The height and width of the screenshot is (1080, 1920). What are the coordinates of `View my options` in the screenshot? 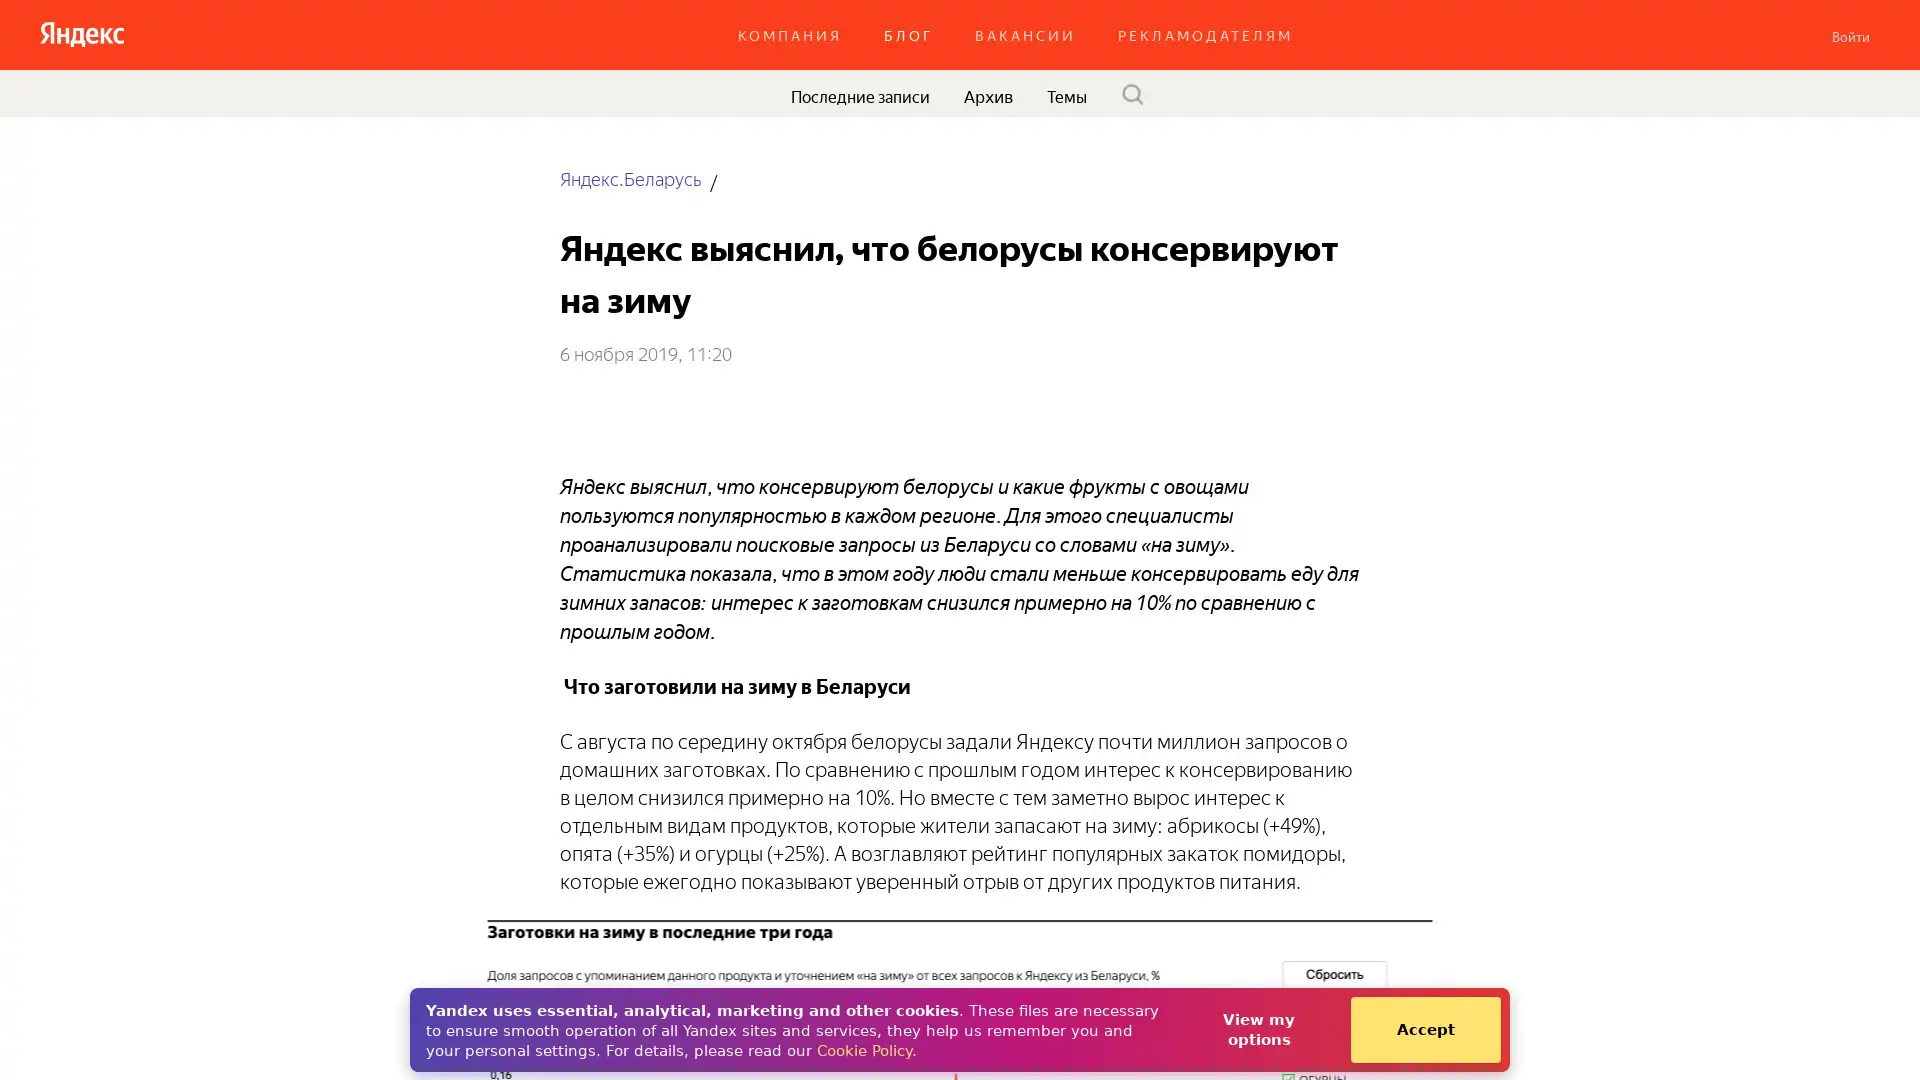 It's located at (1257, 1029).